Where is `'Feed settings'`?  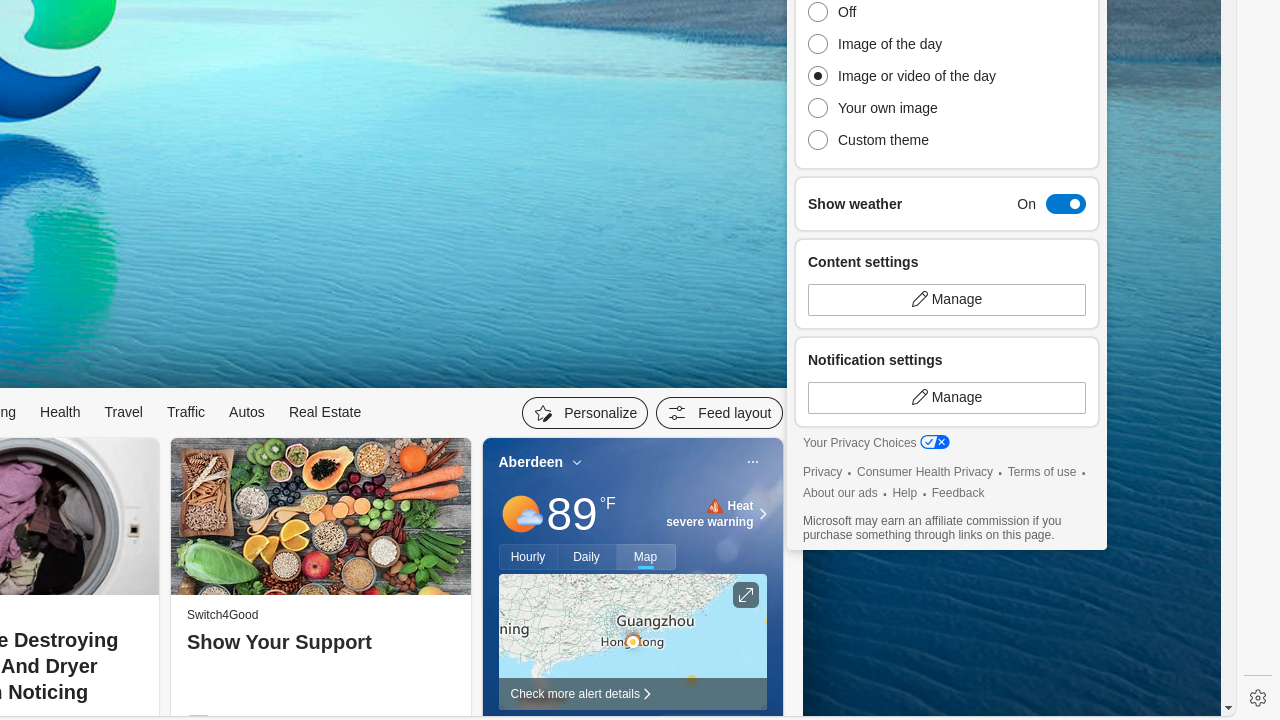
'Feed settings' is located at coordinates (719, 411).